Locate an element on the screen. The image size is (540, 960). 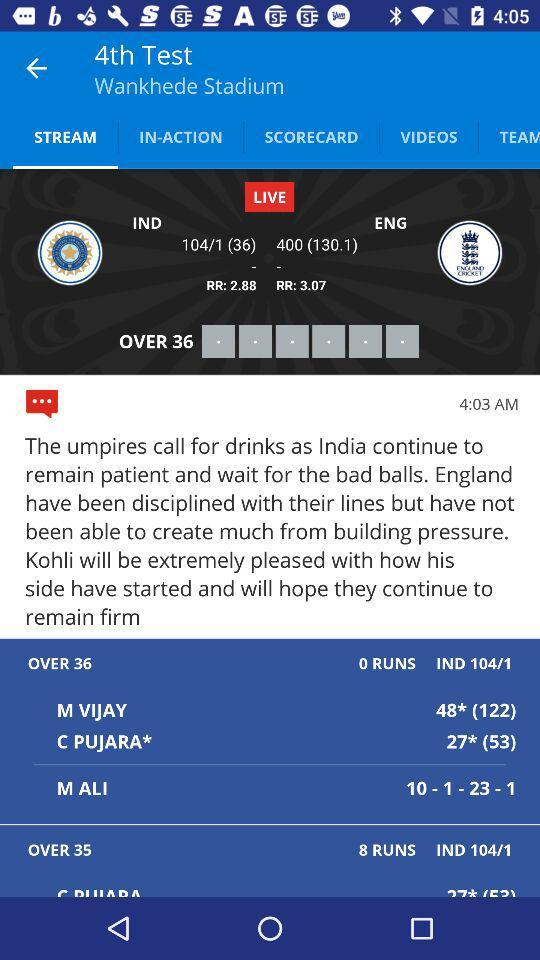
the item next to the videos is located at coordinates (311, 135).